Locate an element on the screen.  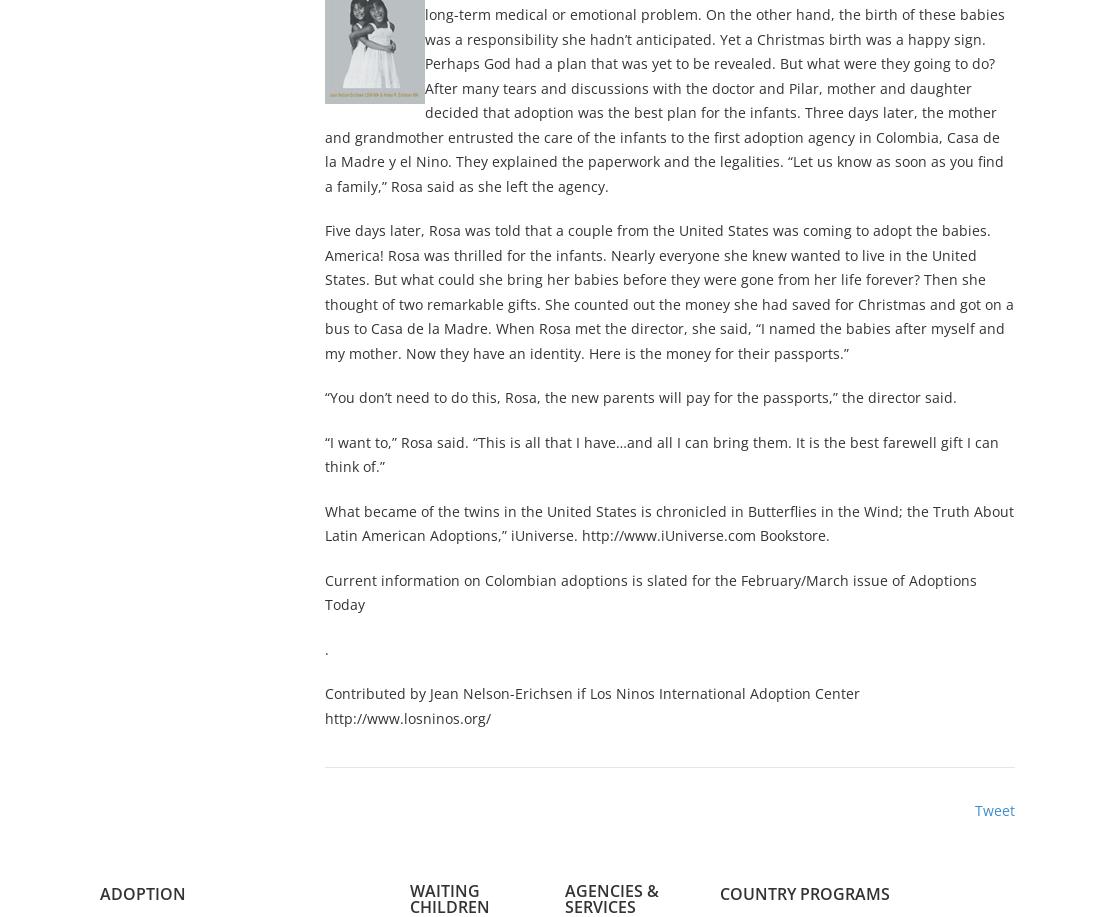
'Tweet' is located at coordinates (993, 810).